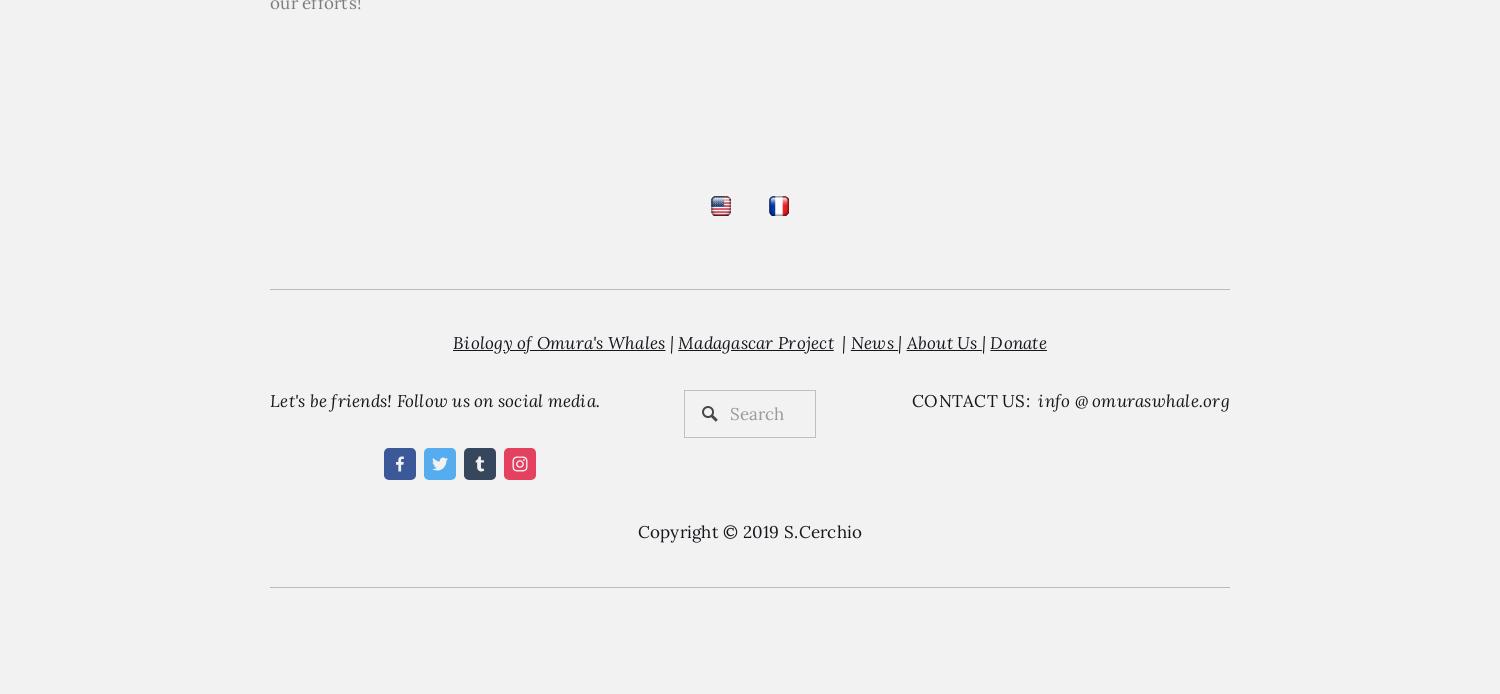  I want to click on 'Let's be friends! Follow us on social media.', so click(434, 400).